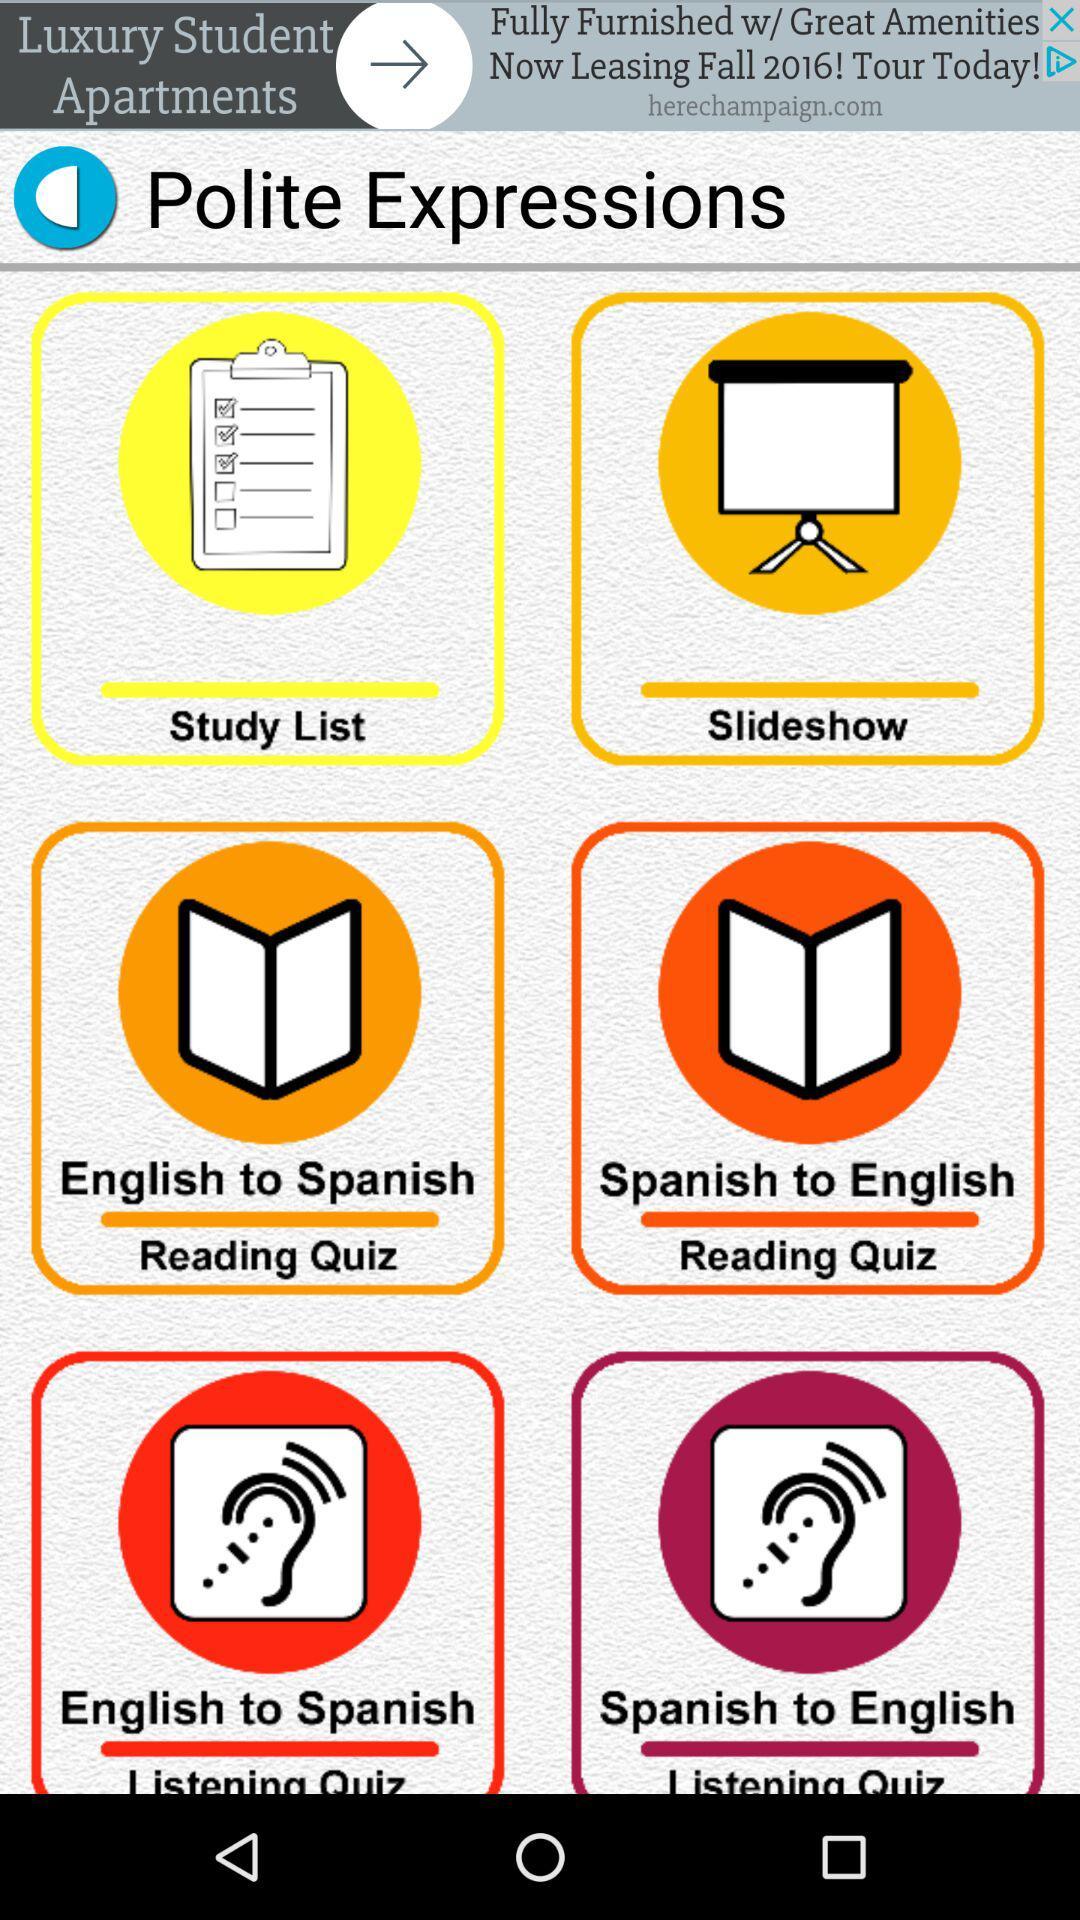 This screenshot has height=1920, width=1080. I want to click on choose english to spanish, so click(270, 1561).